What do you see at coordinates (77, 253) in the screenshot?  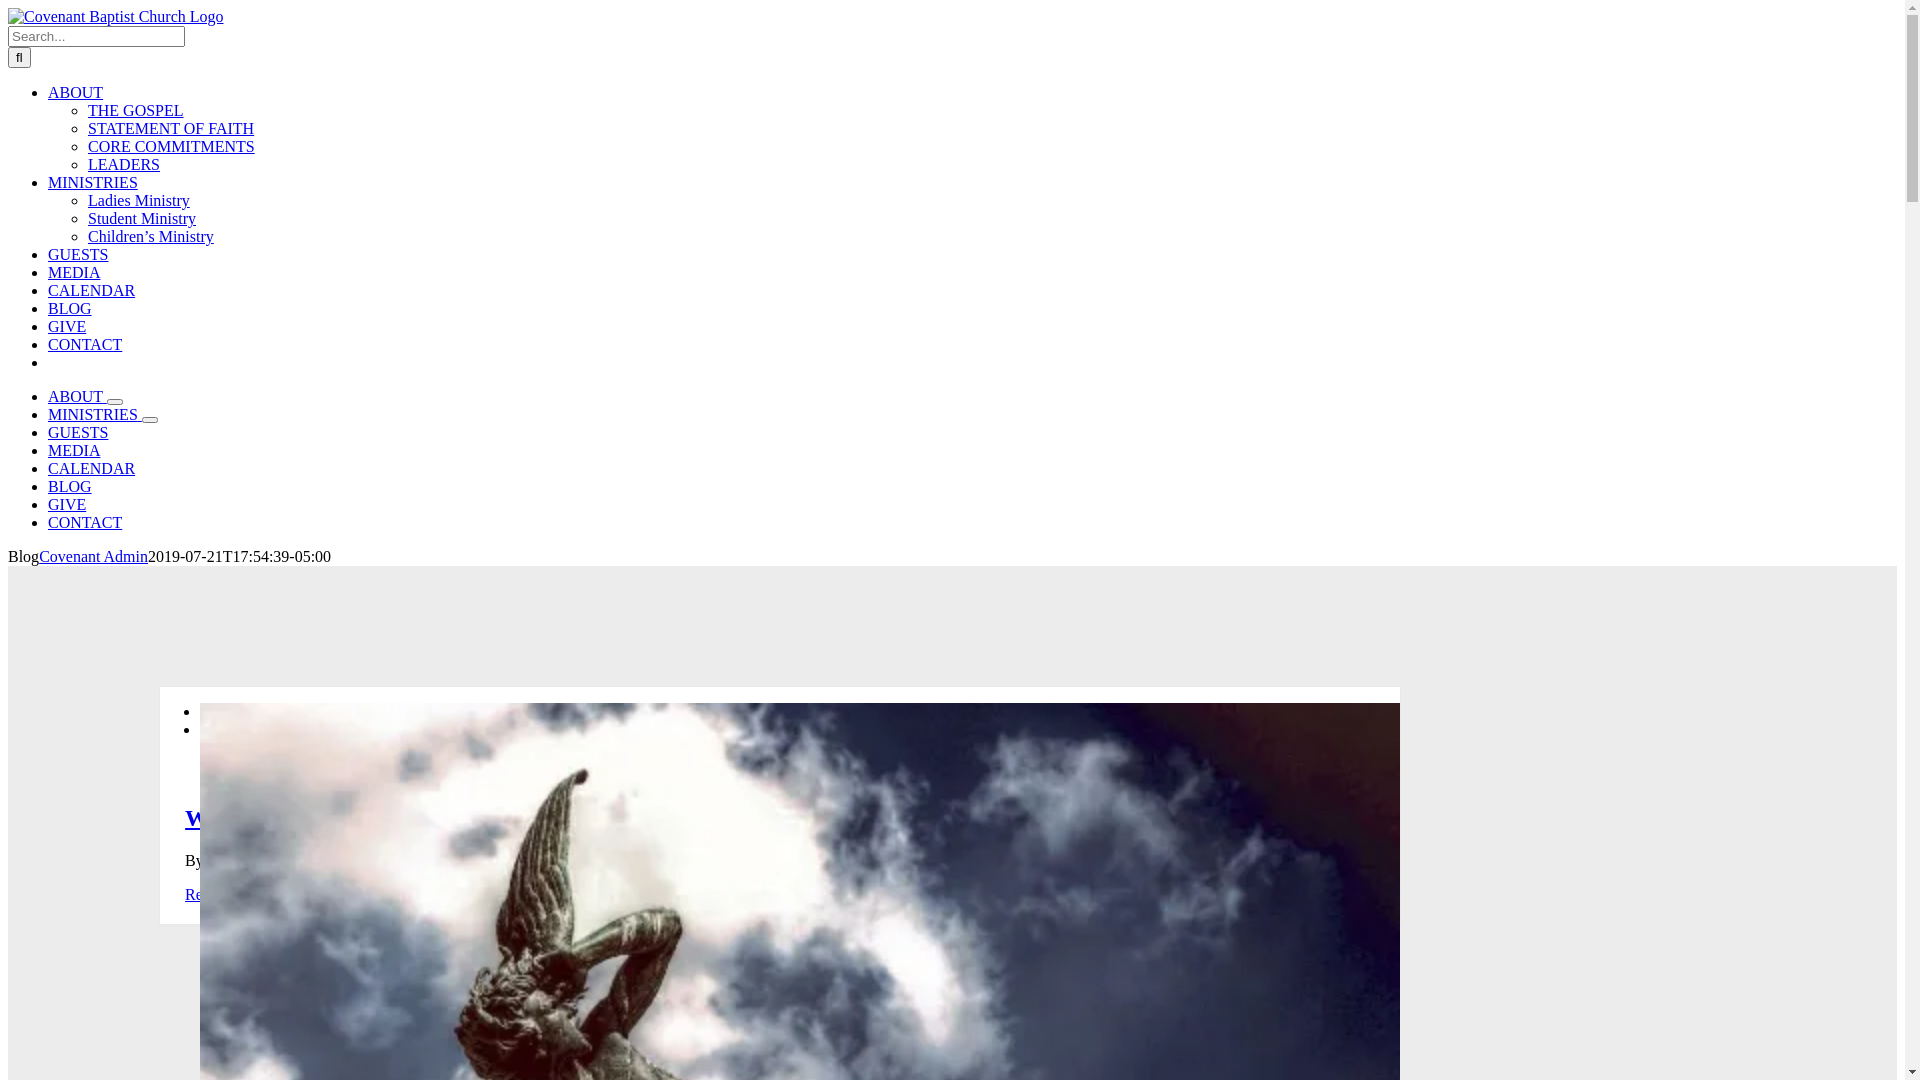 I see `'GUESTS'` at bounding box center [77, 253].